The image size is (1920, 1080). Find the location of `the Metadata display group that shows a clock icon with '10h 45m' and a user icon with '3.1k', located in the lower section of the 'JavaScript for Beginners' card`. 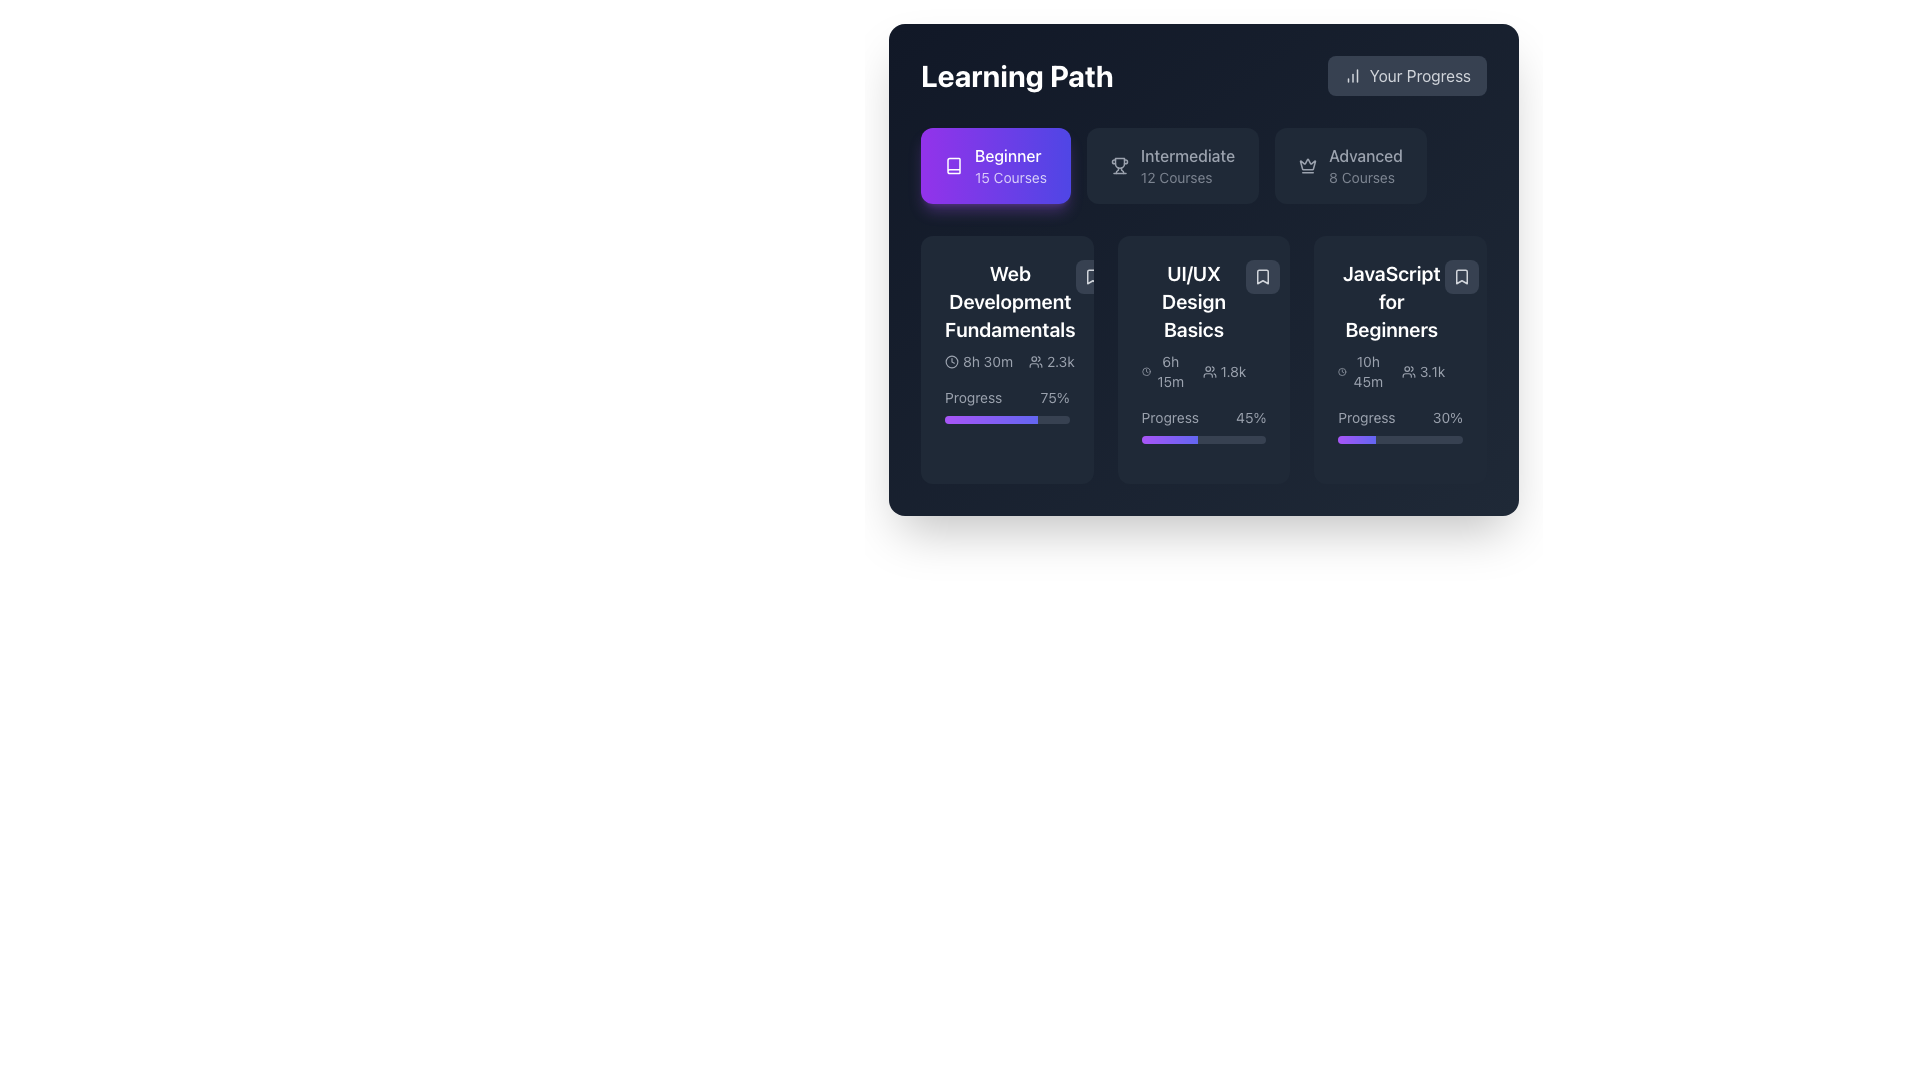

the Metadata display group that shows a clock icon with '10h 45m' and a user icon with '3.1k', located in the lower section of the 'JavaScript for Beginners' card is located at coordinates (1390, 371).